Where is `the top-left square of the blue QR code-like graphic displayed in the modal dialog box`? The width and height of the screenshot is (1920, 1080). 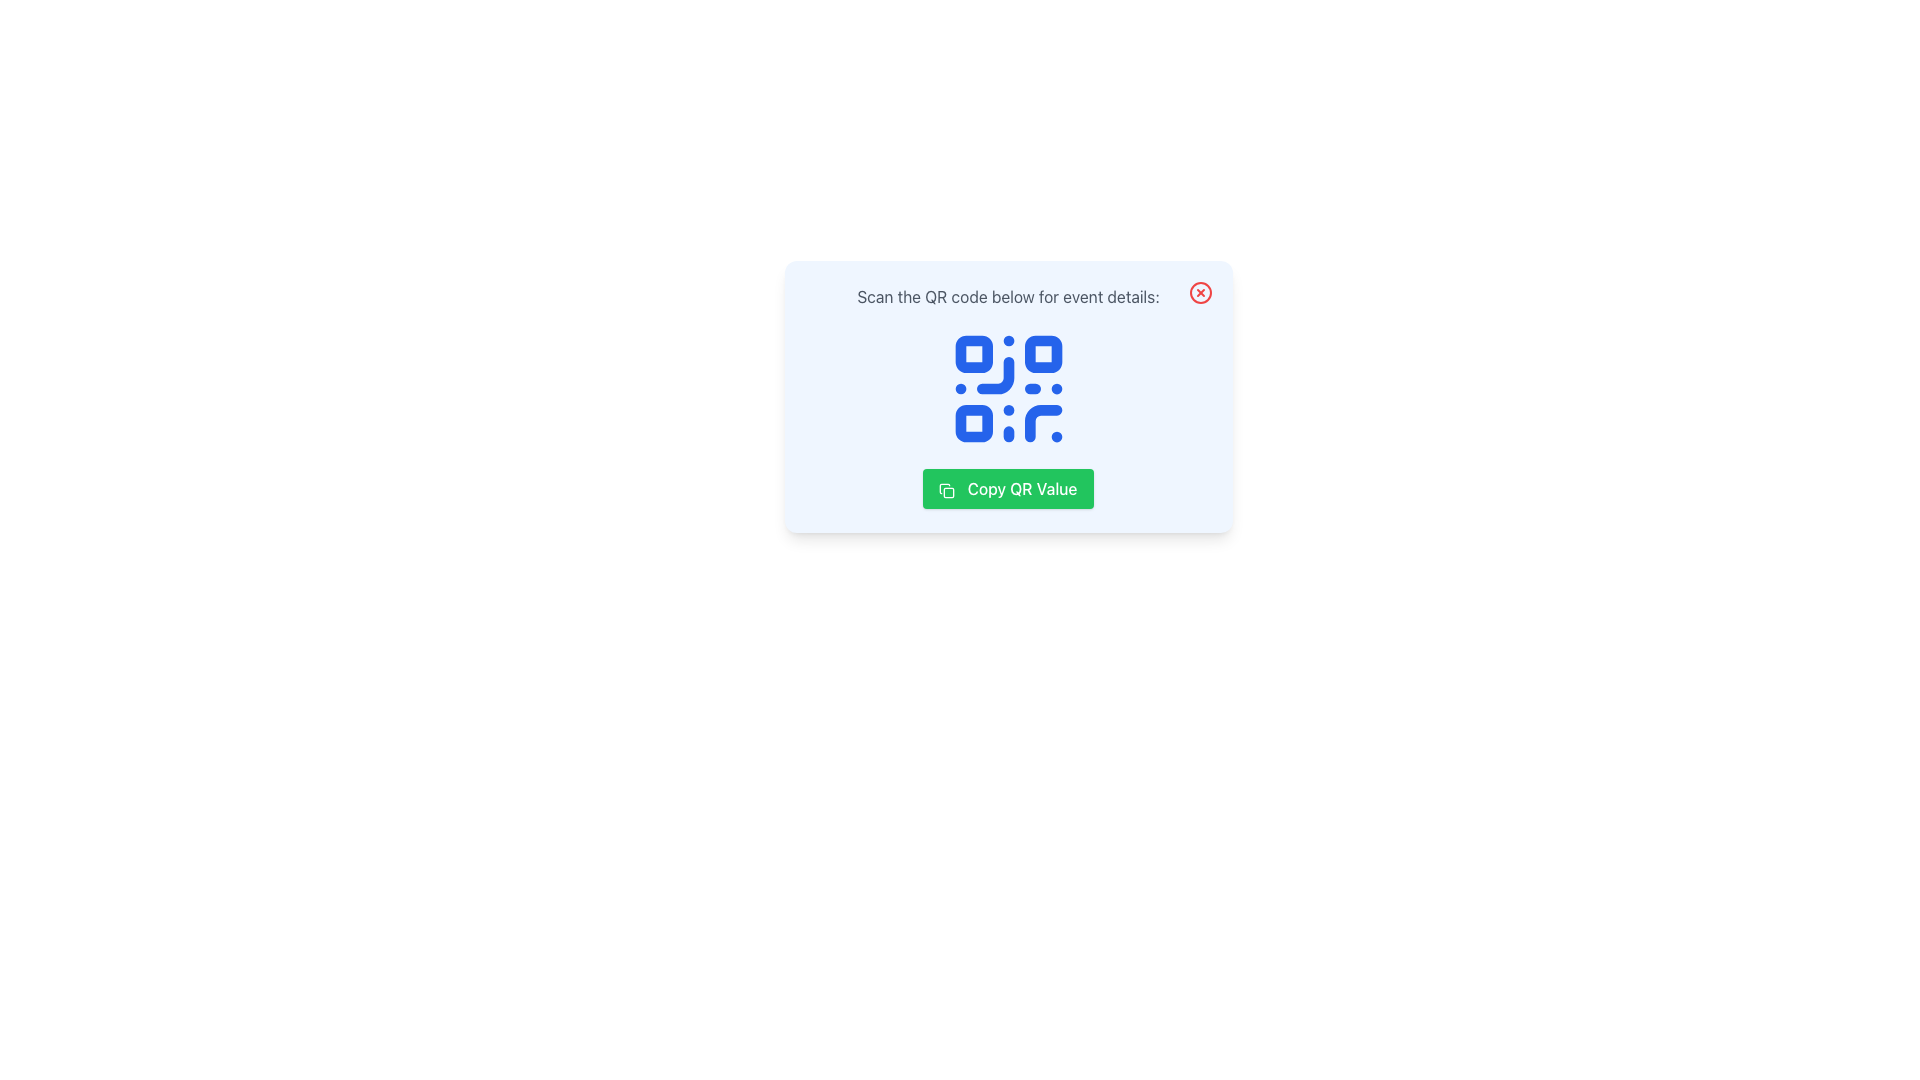
the top-left square of the blue QR code-like graphic displayed in the modal dialog box is located at coordinates (973, 353).